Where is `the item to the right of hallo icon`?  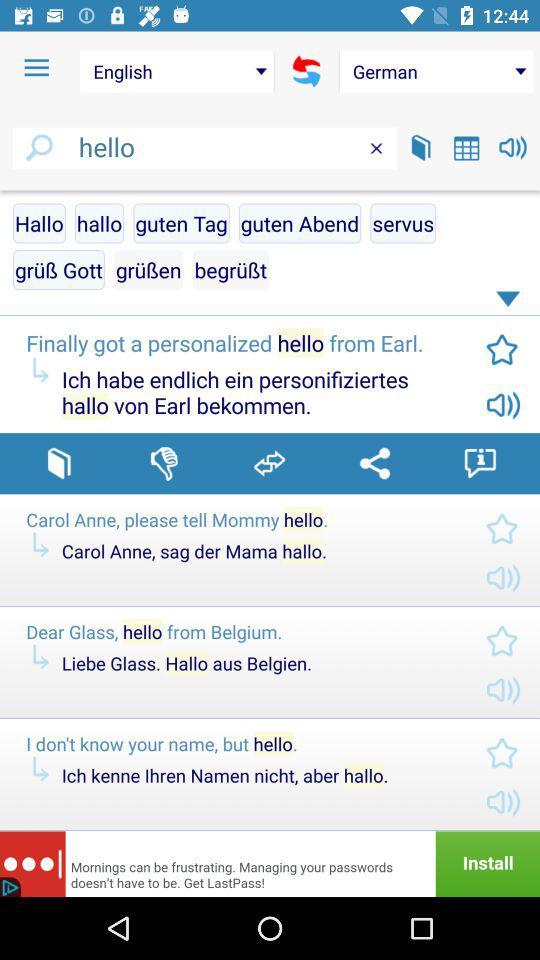 the item to the right of hallo icon is located at coordinates (181, 223).